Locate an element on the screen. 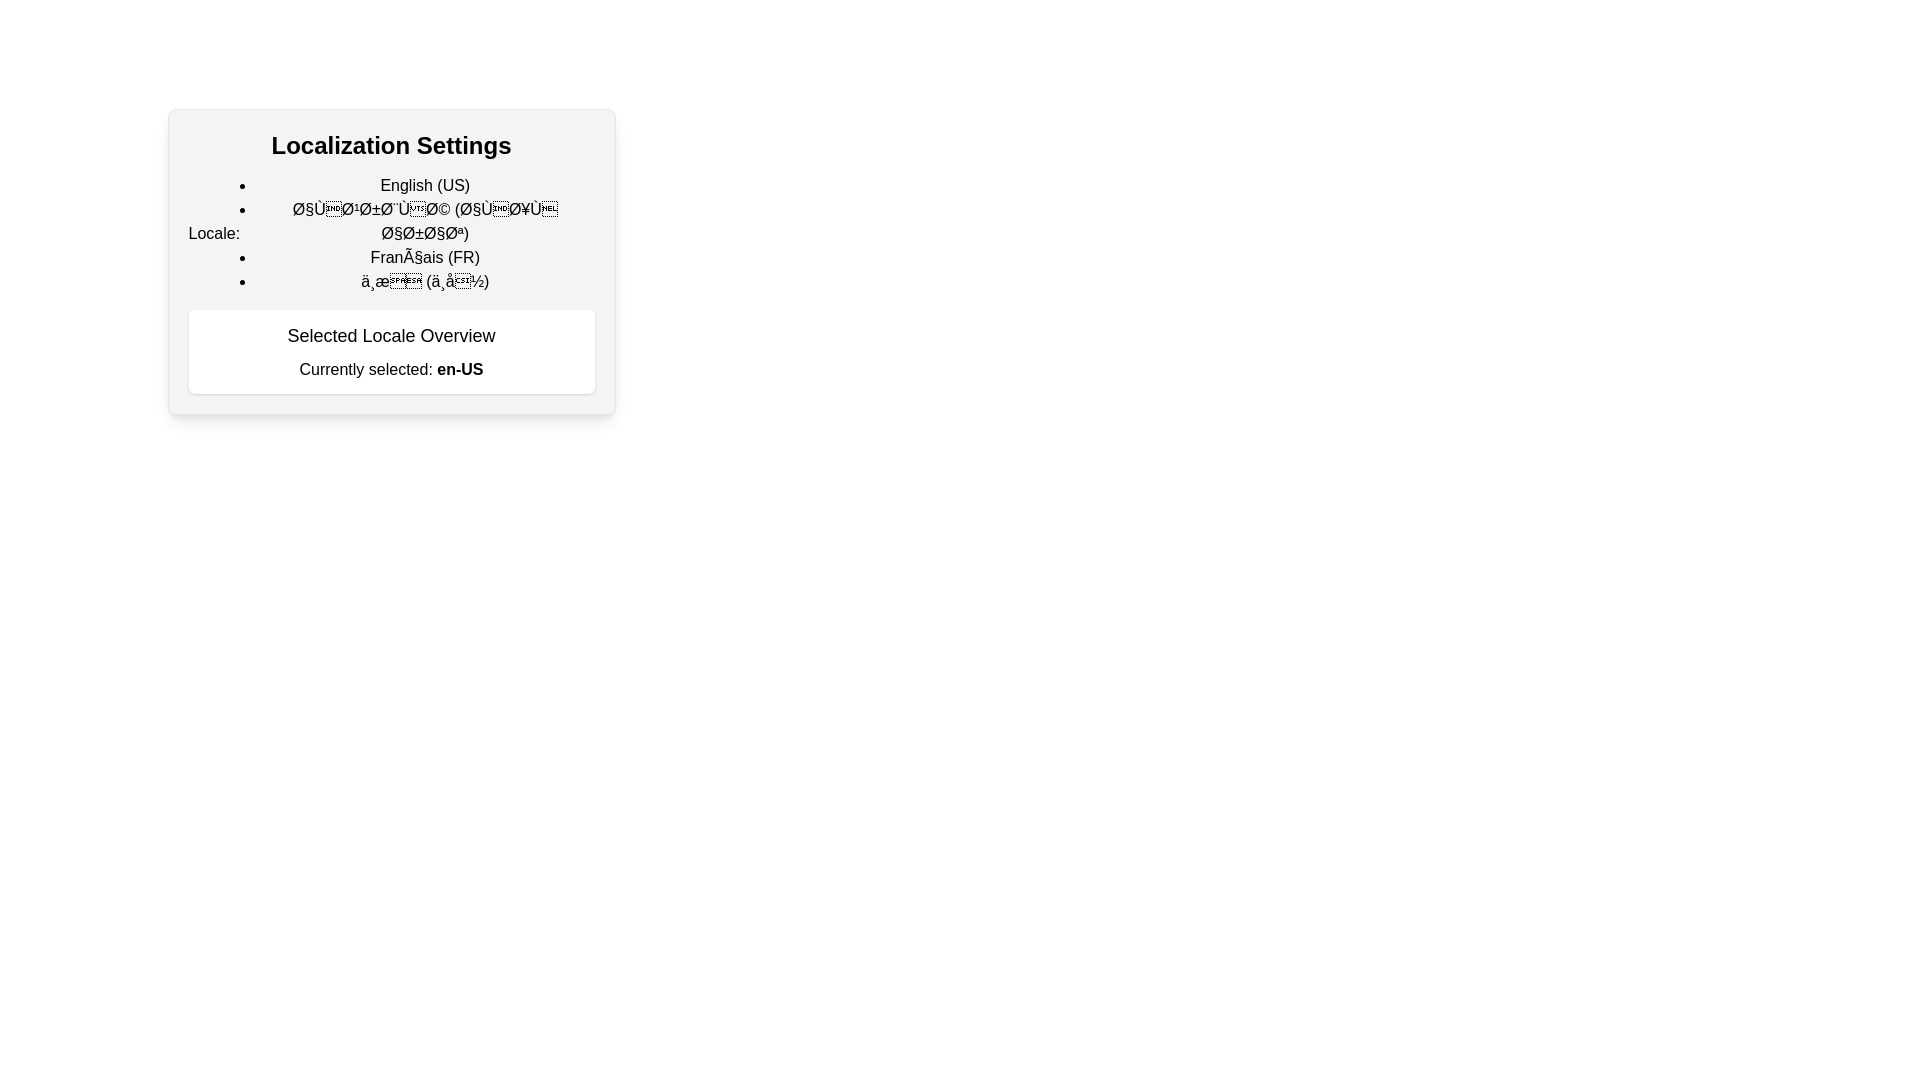 This screenshot has width=1920, height=1080. the interactive text label displaying 'FranÃ§ais (FR)' is located at coordinates (424, 257).